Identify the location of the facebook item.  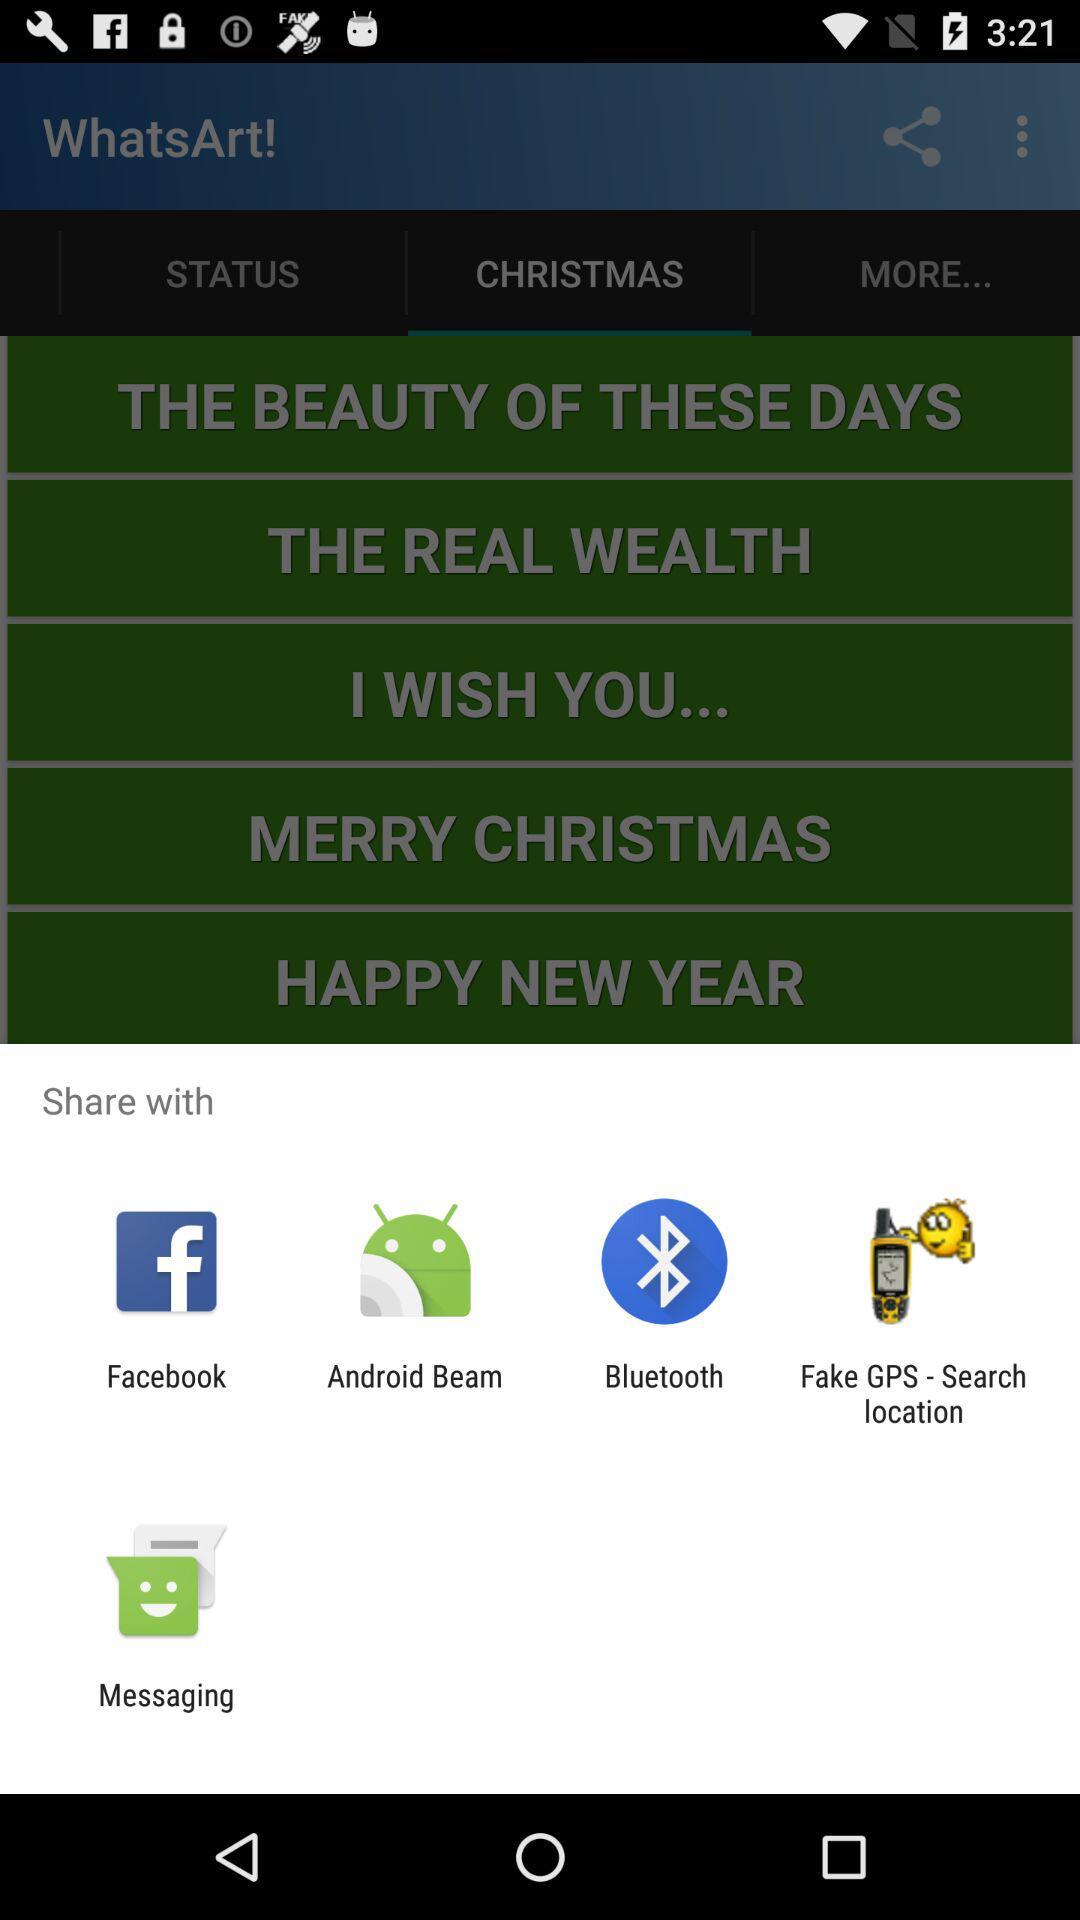
(165, 1392).